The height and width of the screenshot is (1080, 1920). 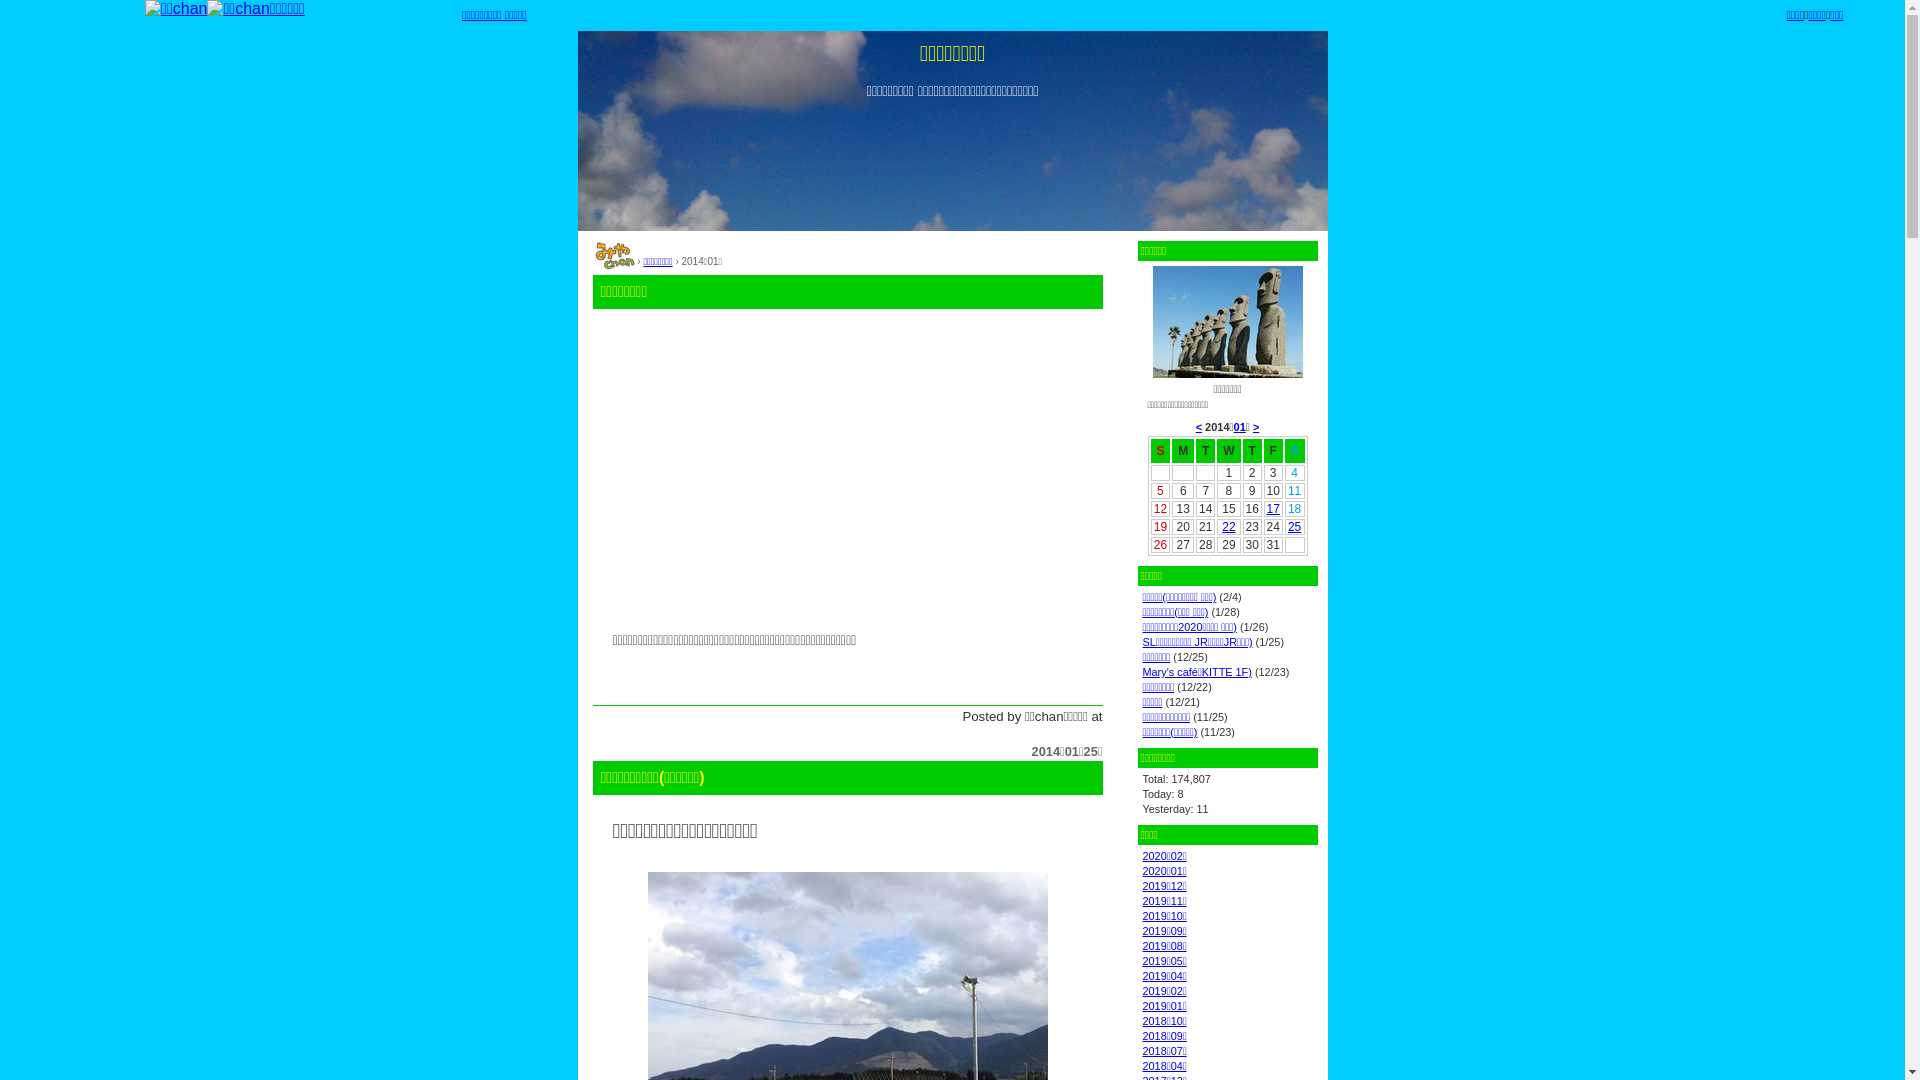 What do you see at coordinates (1227, 526) in the screenshot?
I see `'22'` at bounding box center [1227, 526].